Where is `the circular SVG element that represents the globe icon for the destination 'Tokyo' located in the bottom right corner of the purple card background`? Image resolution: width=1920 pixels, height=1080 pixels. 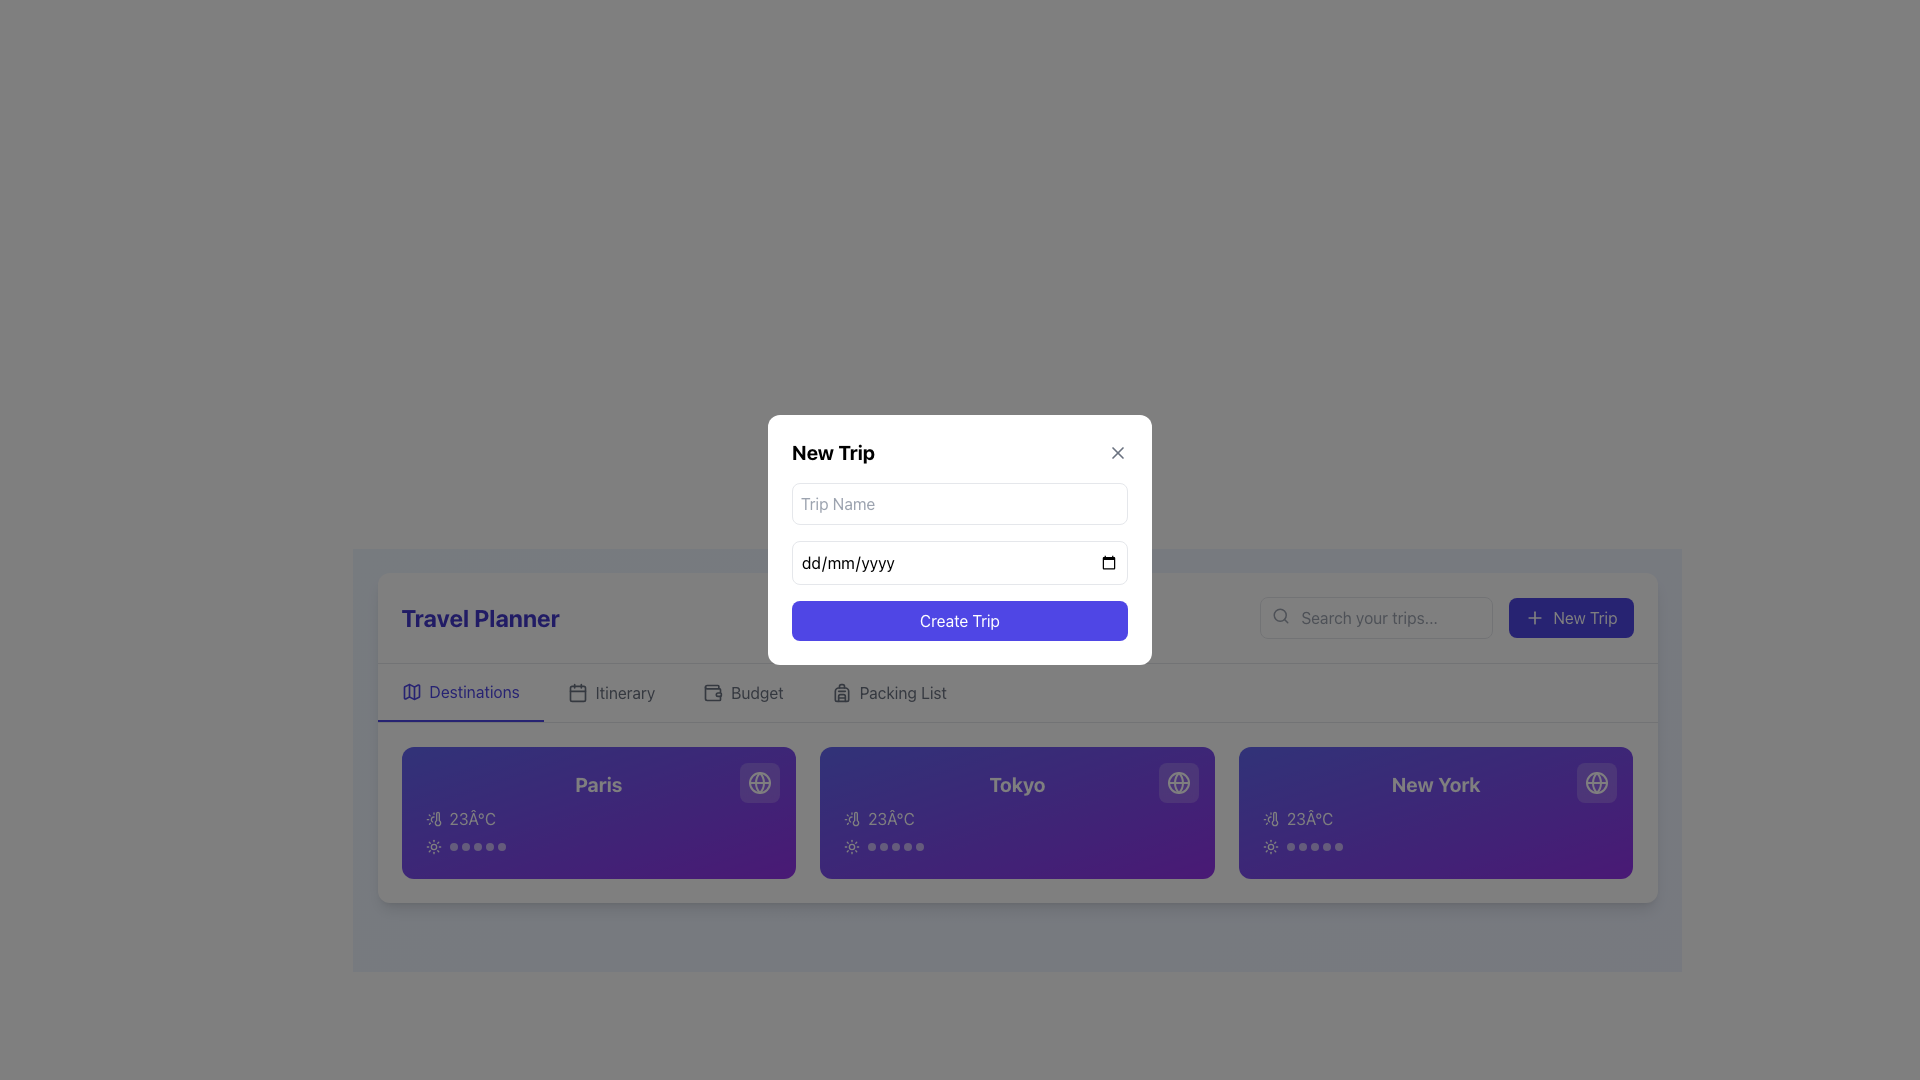 the circular SVG element that represents the globe icon for the destination 'Tokyo' located in the bottom right corner of the purple card background is located at coordinates (1178, 782).